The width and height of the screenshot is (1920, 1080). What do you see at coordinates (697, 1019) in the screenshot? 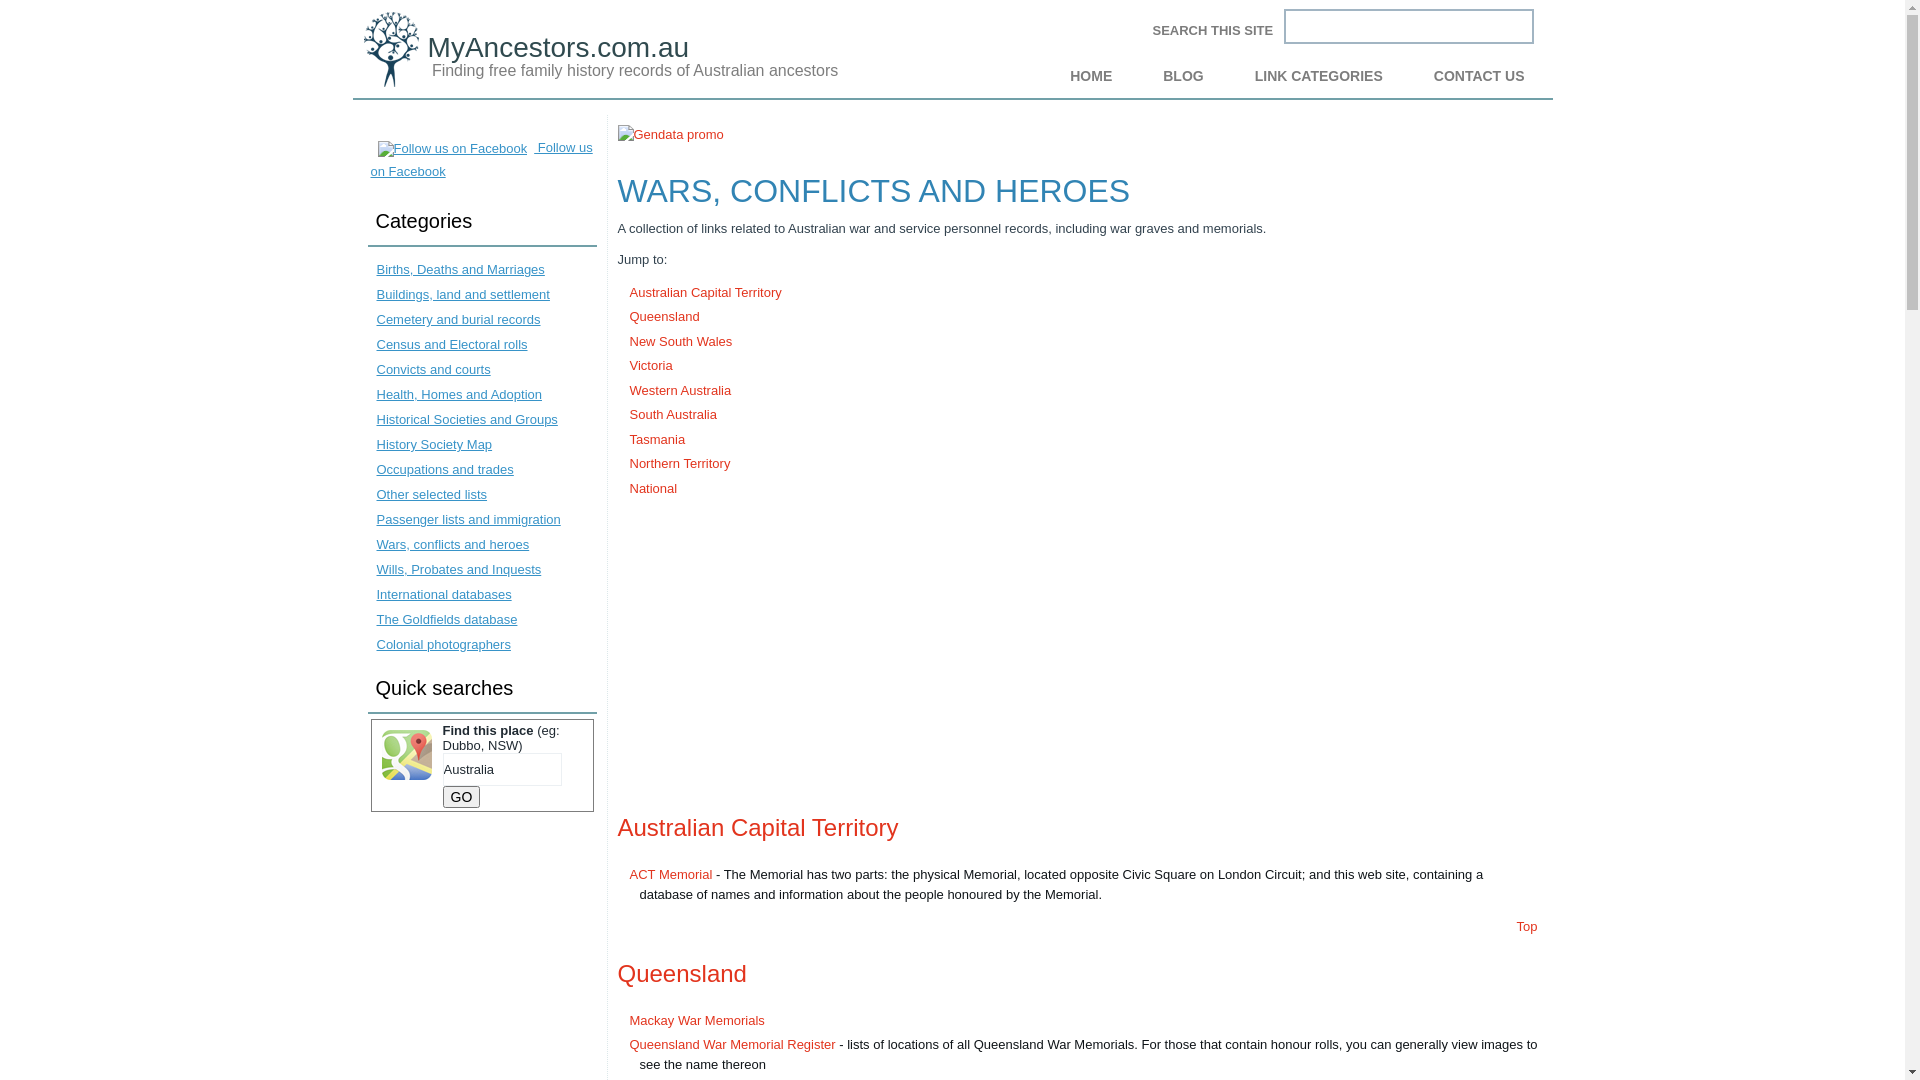
I see `'Mackay War Memorials'` at bounding box center [697, 1019].